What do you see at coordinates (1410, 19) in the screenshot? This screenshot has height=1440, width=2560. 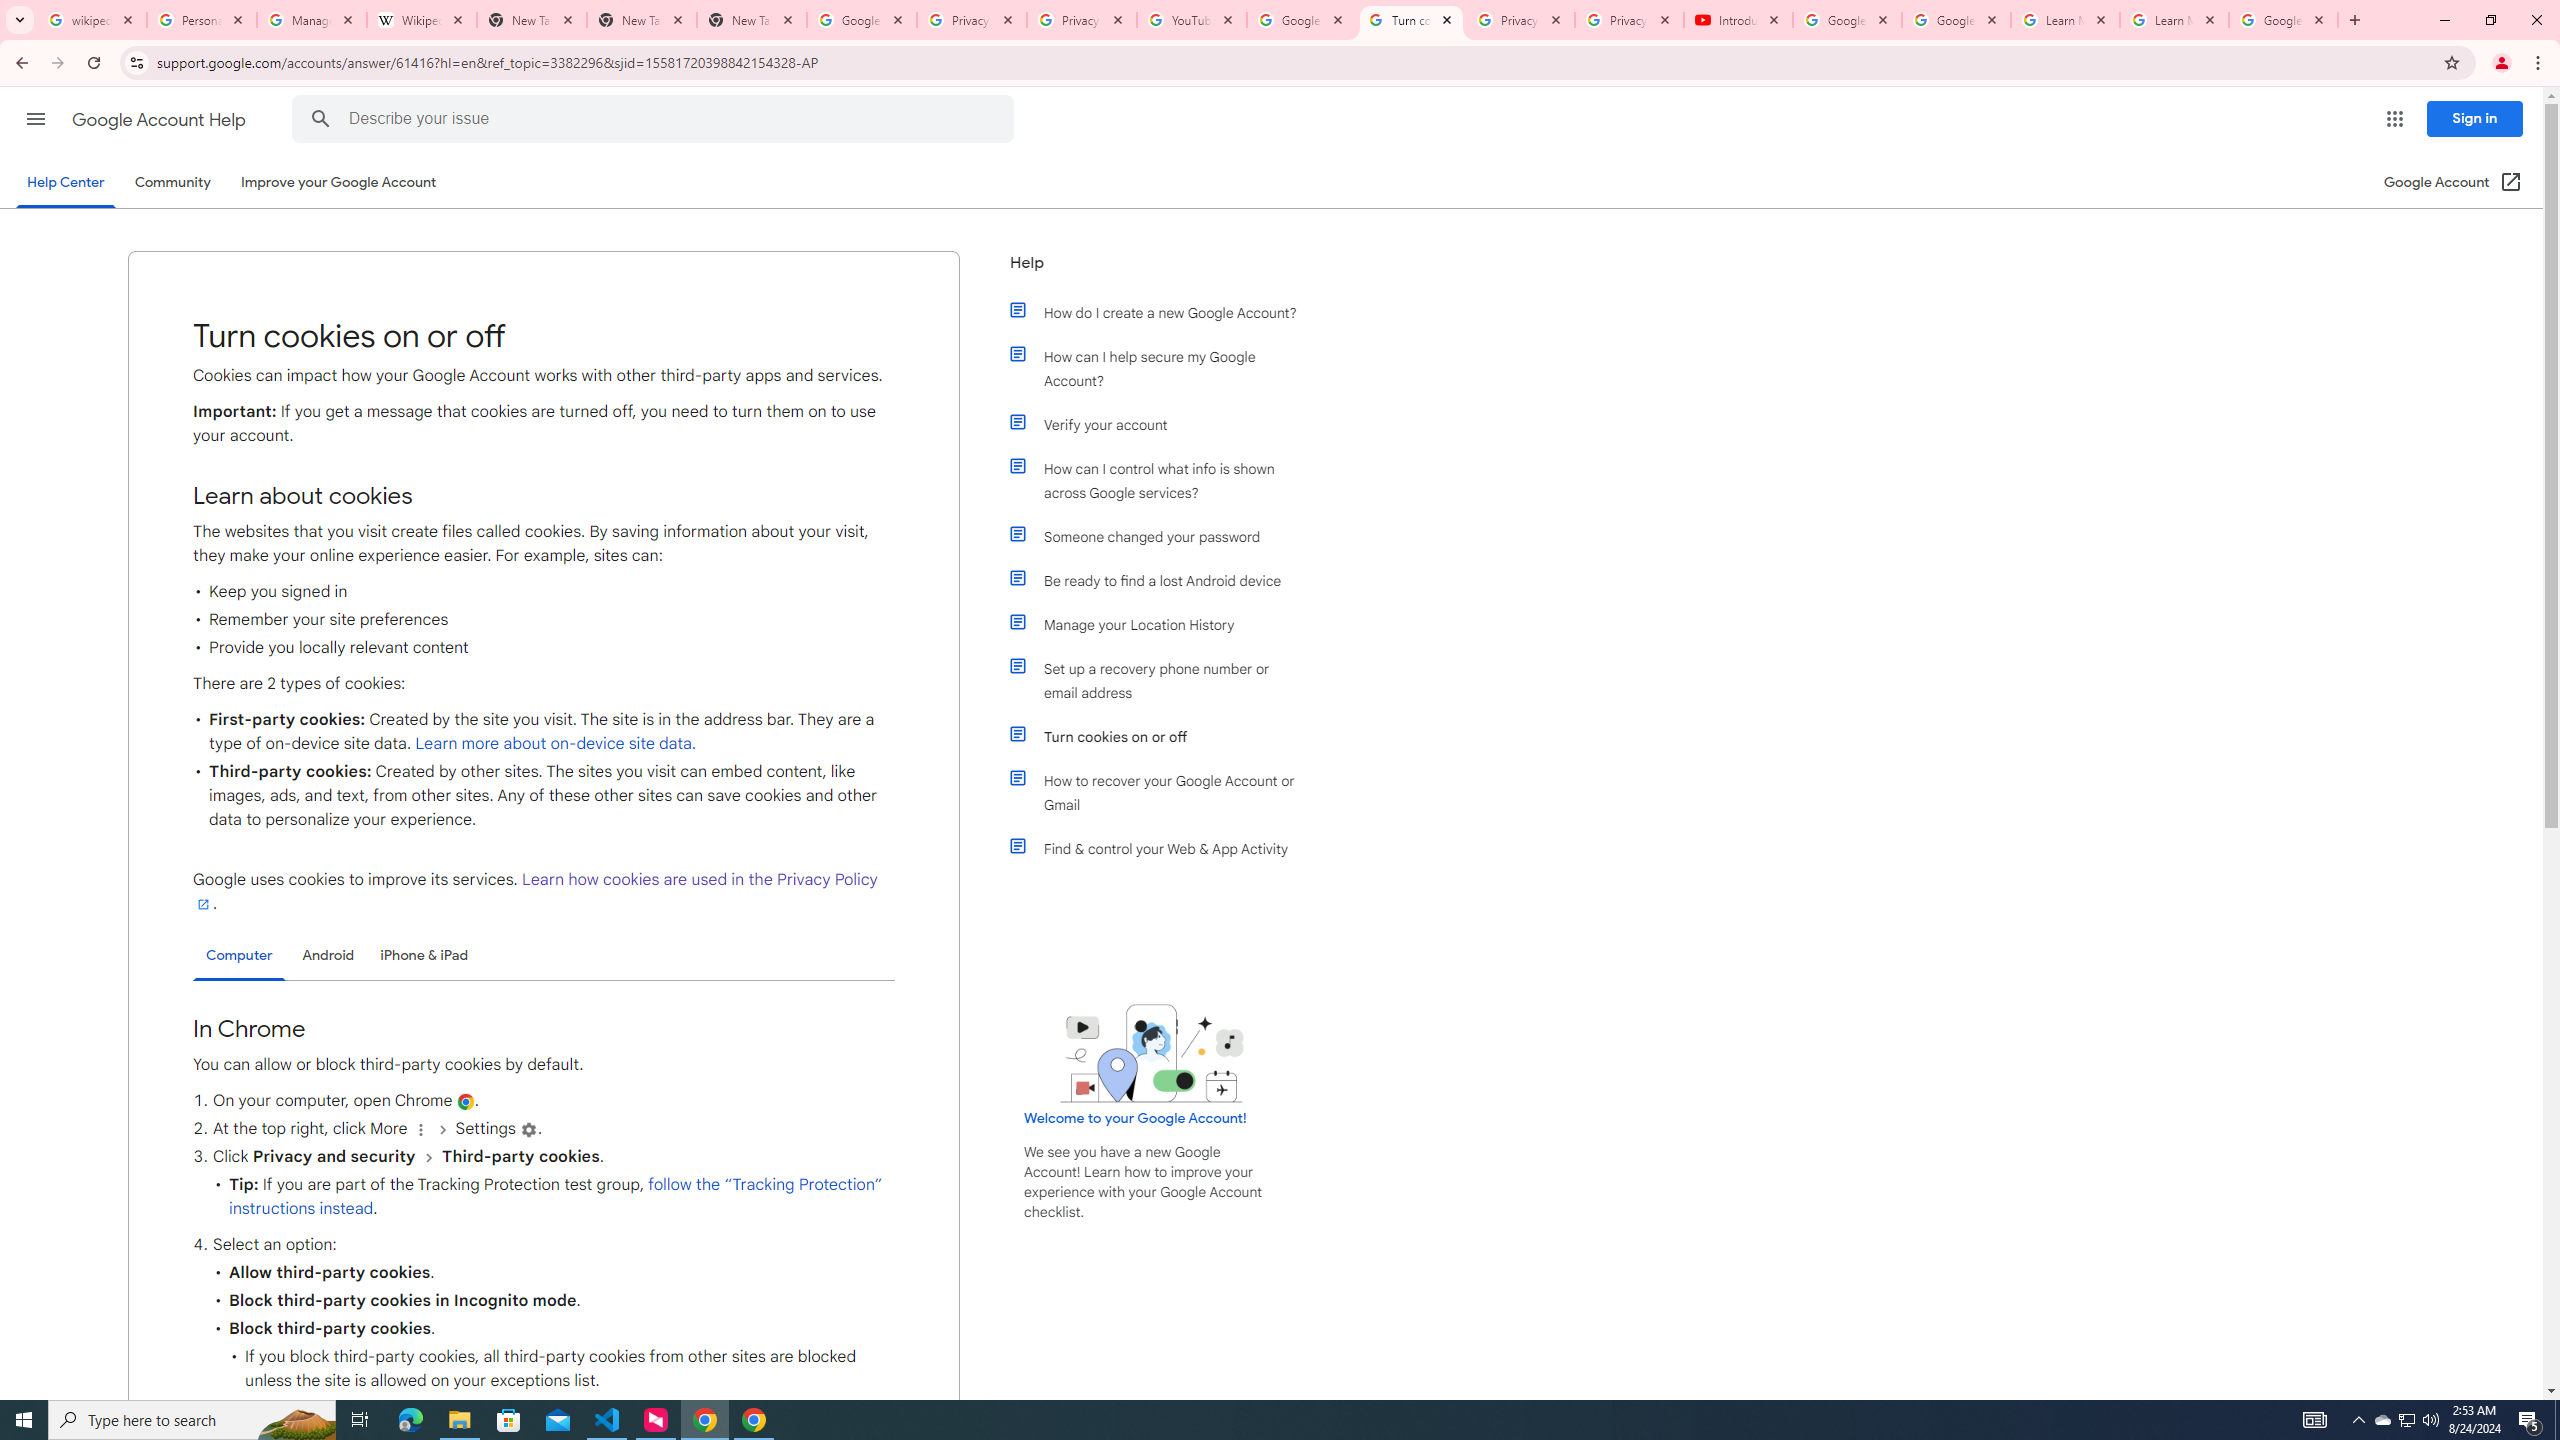 I see `'Turn cookies on or off - Computer - Google Account Help'` at bounding box center [1410, 19].